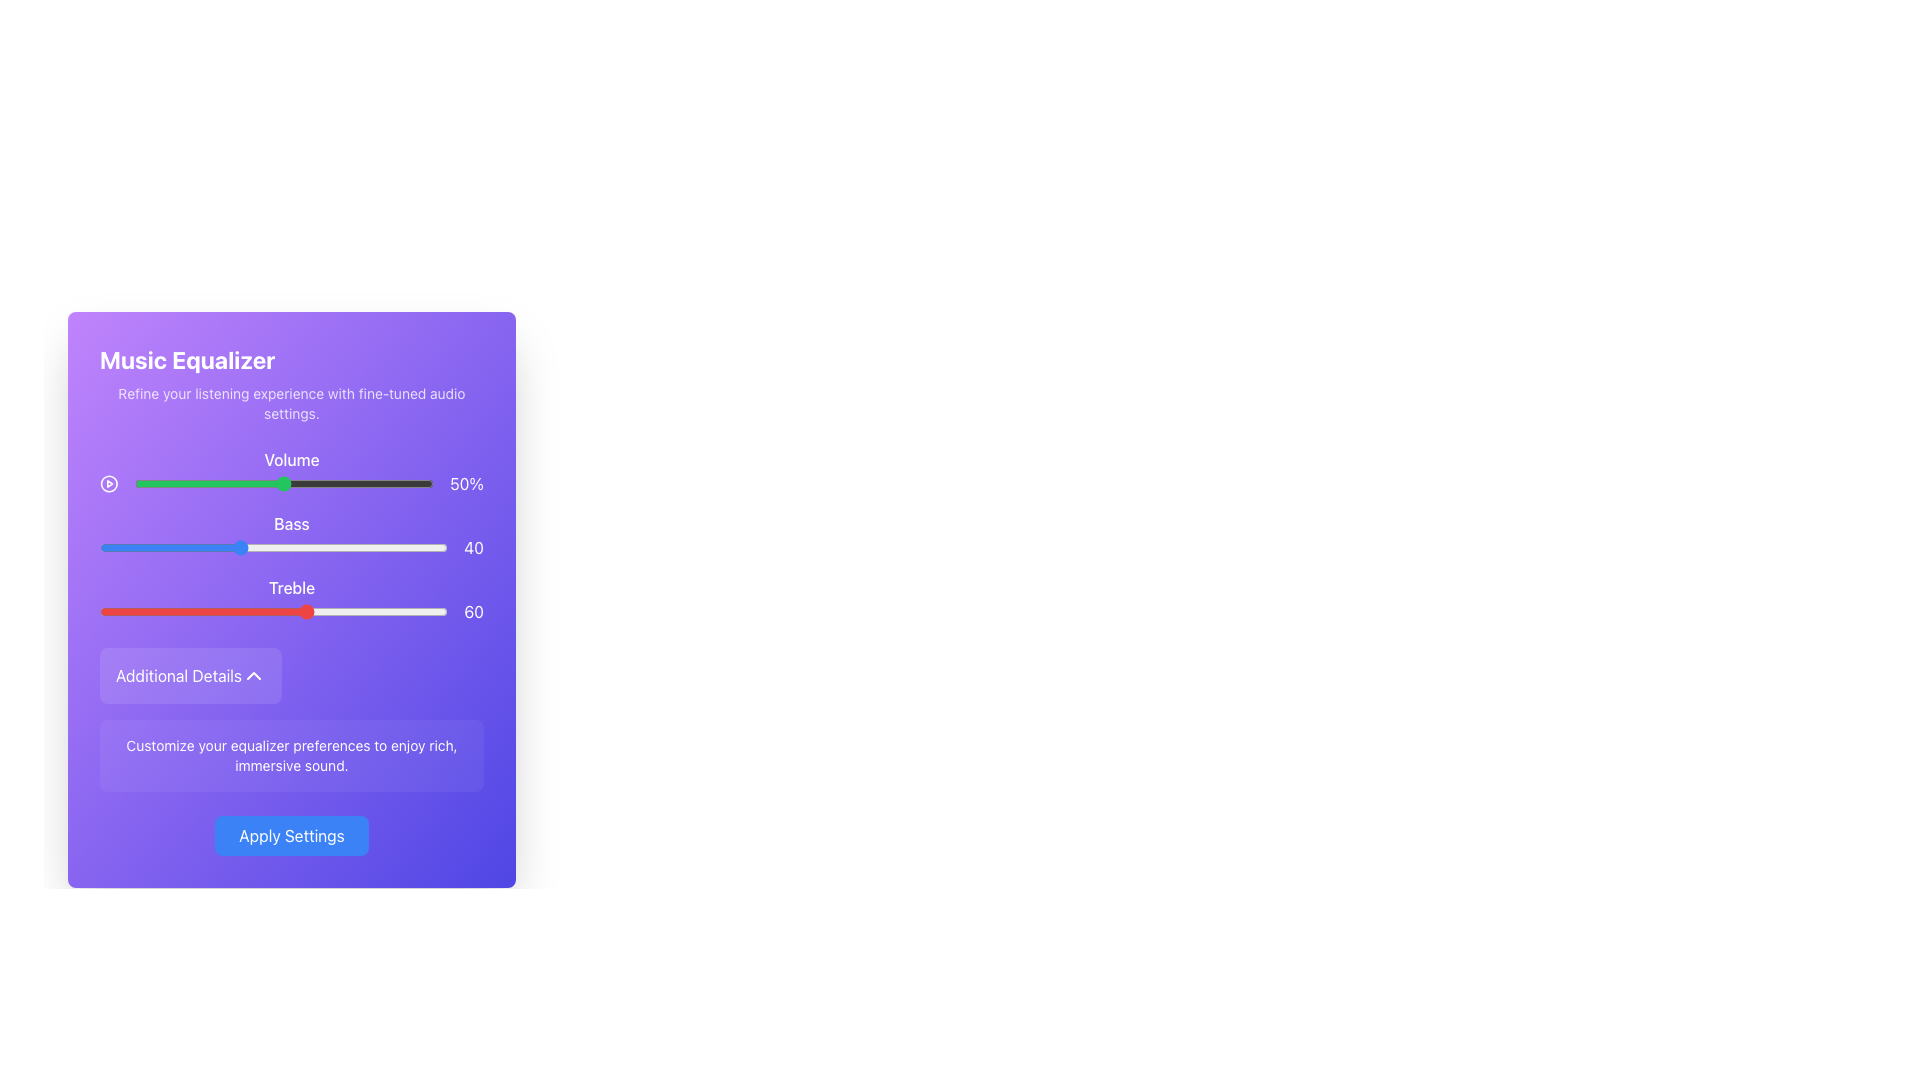 This screenshot has width=1920, height=1080. What do you see at coordinates (147, 611) in the screenshot?
I see `the Treble` at bounding box center [147, 611].